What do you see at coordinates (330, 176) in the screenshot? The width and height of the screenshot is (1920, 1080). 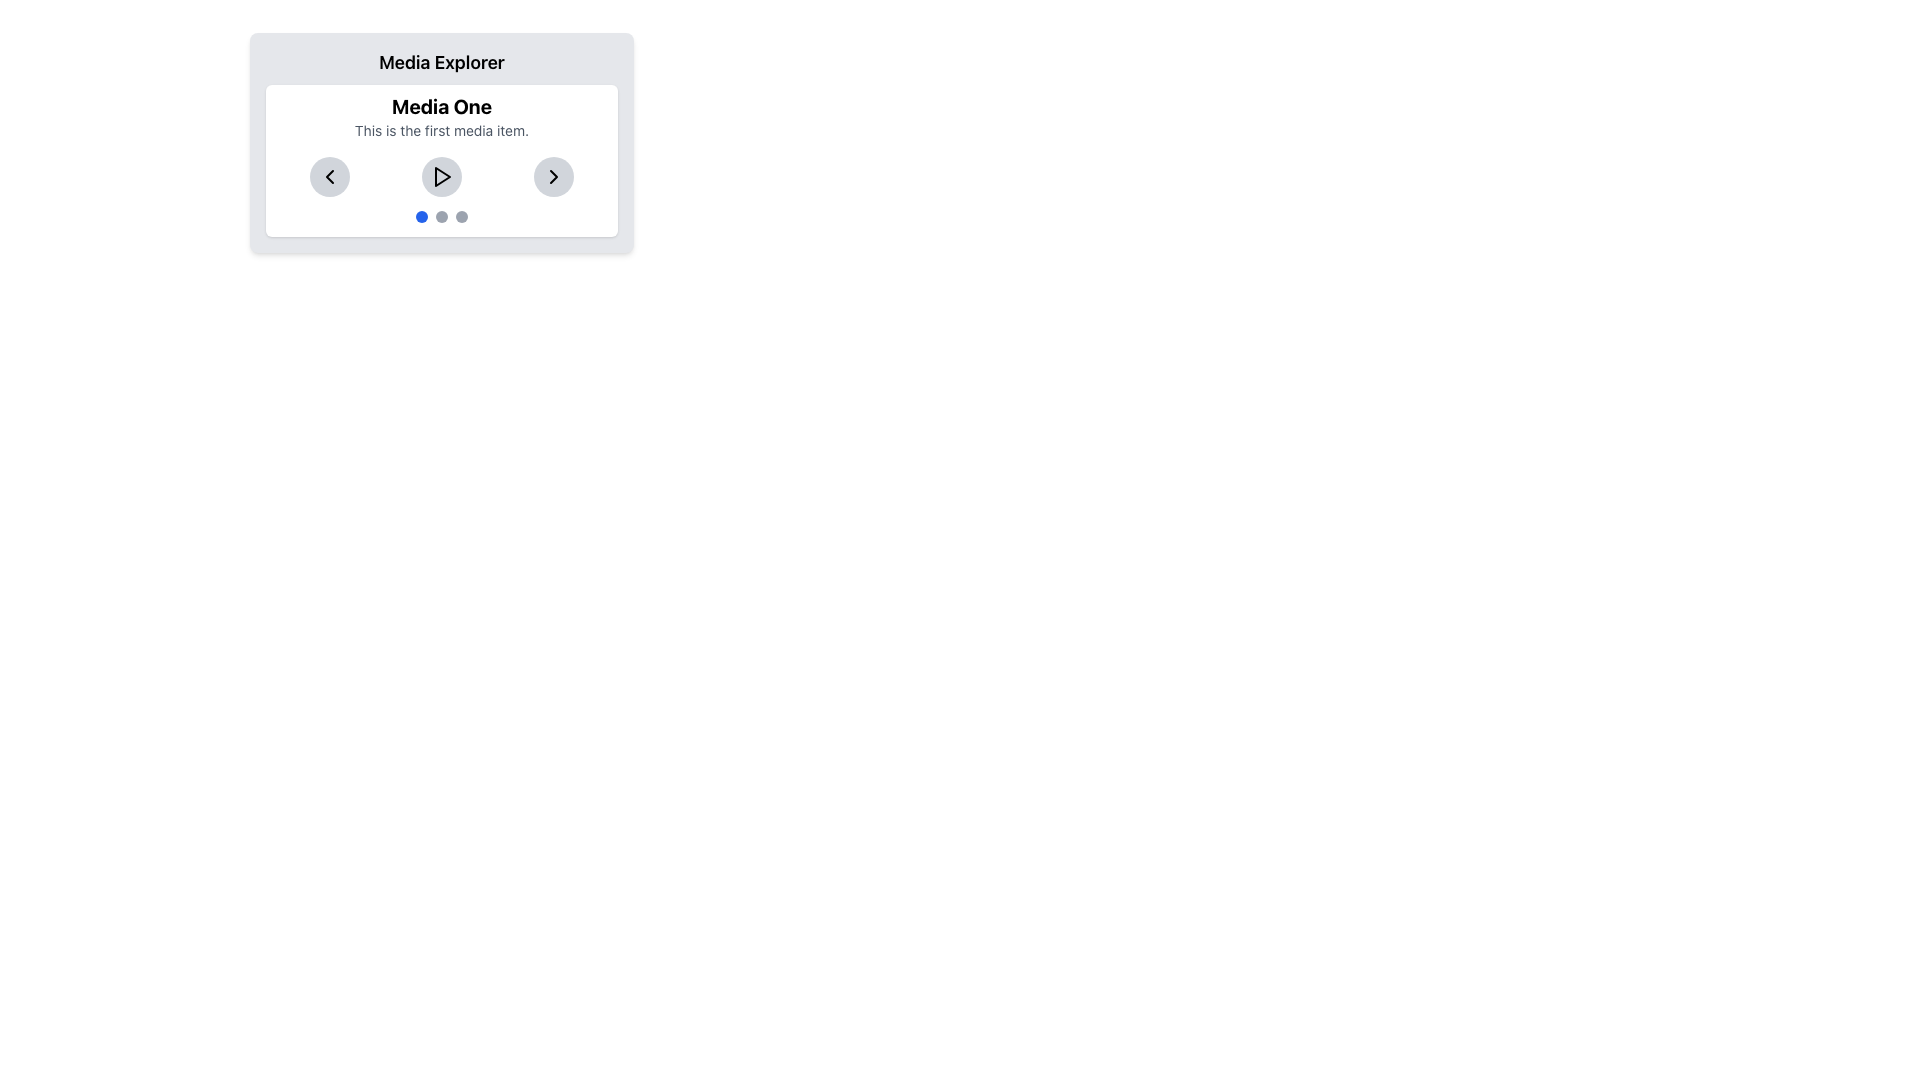 I see `the left-pointing chevron icon within the circular button` at bounding box center [330, 176].